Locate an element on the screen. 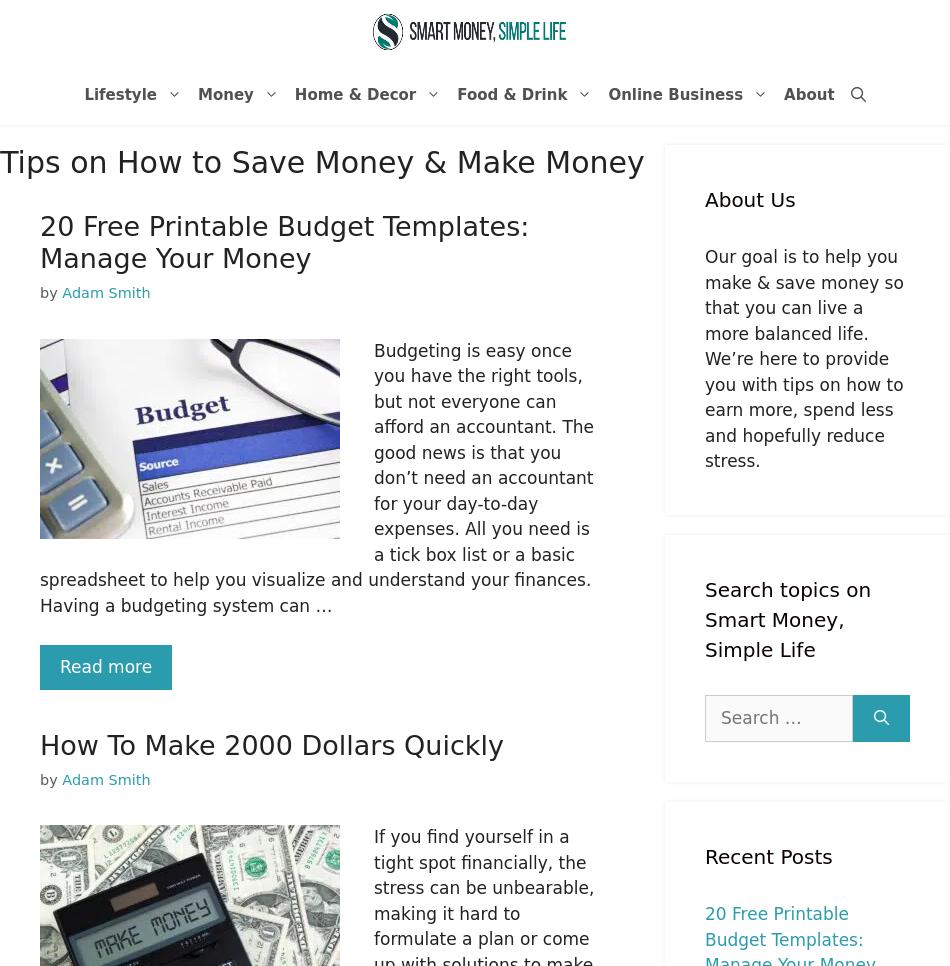 Image resolution: width=950 pixels, height=966 pixels. 'About Us' is located at coordinates (749, 199).